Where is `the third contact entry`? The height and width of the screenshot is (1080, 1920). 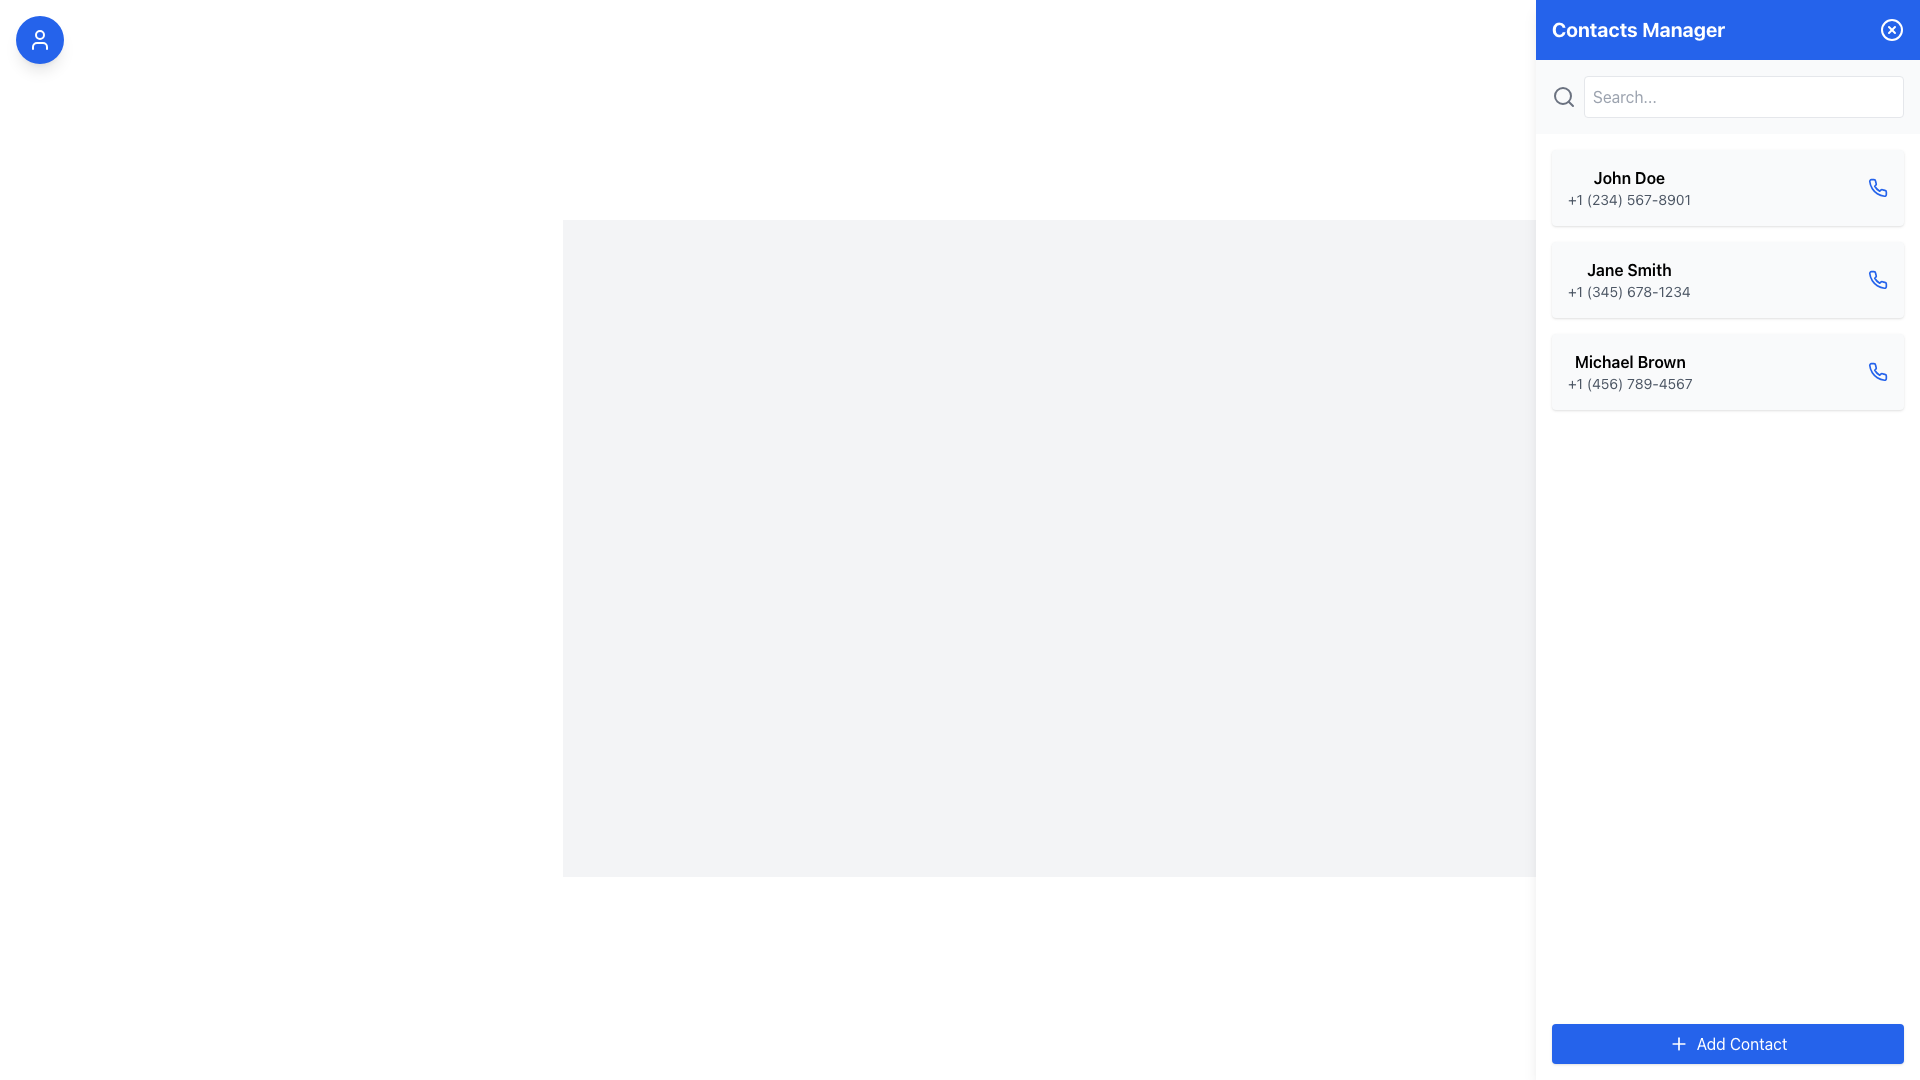
the third contact entry is located at coordinates (1727, 371).